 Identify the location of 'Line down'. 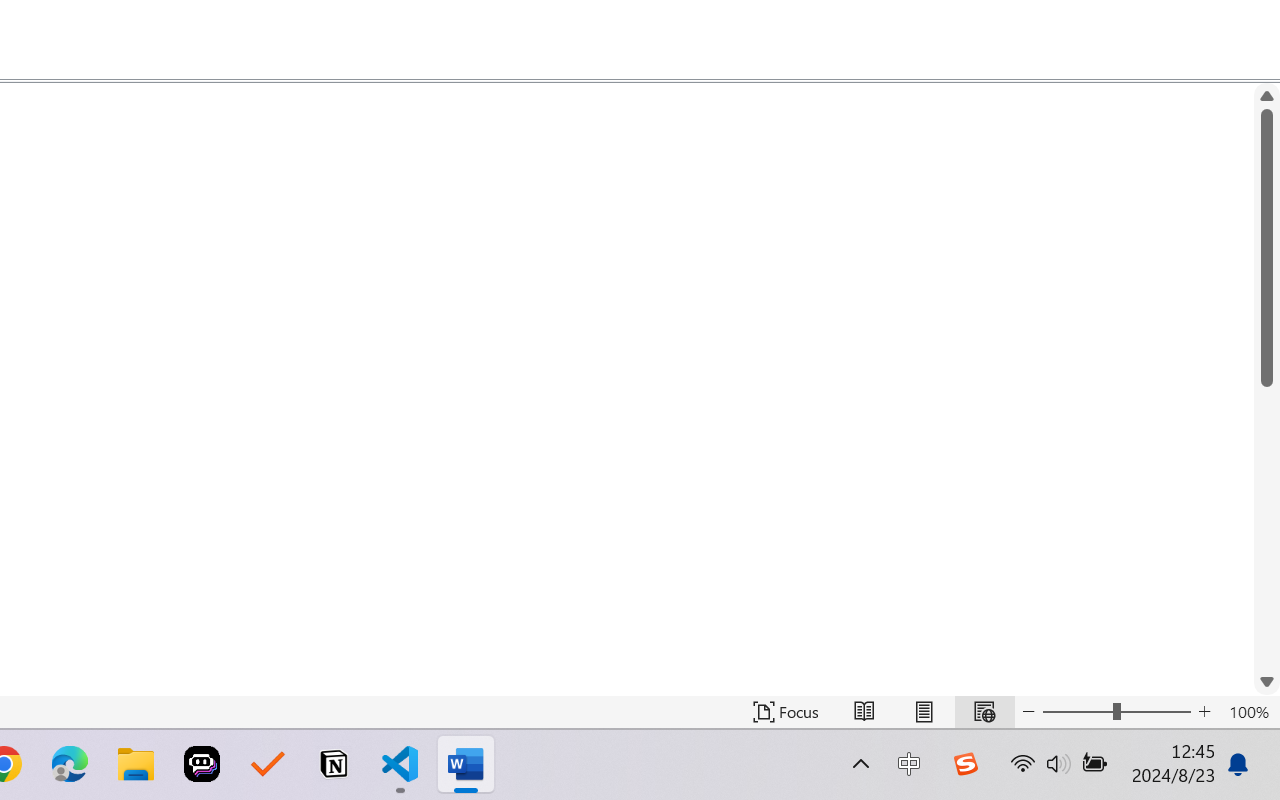
(1266, 682).